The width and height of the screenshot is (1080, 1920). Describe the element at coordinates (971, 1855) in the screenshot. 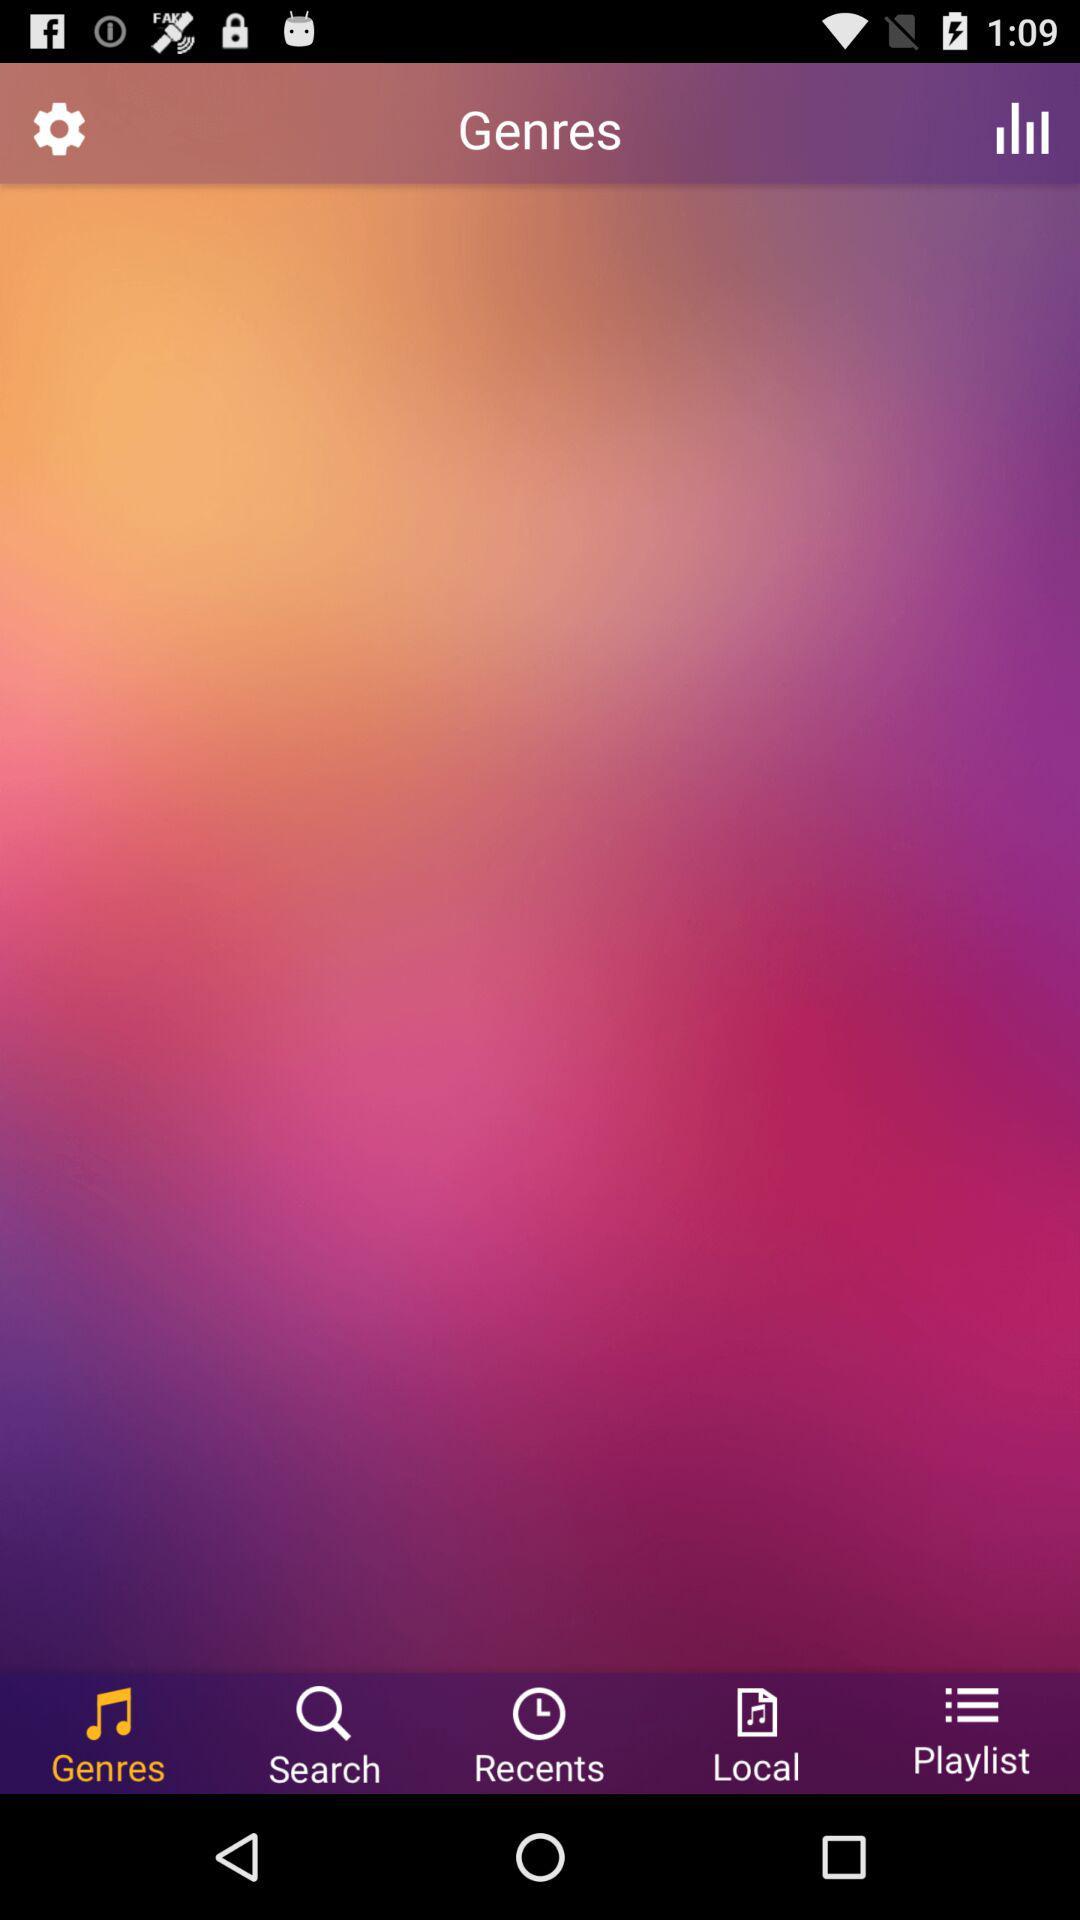

I see `the list icon` at that location.